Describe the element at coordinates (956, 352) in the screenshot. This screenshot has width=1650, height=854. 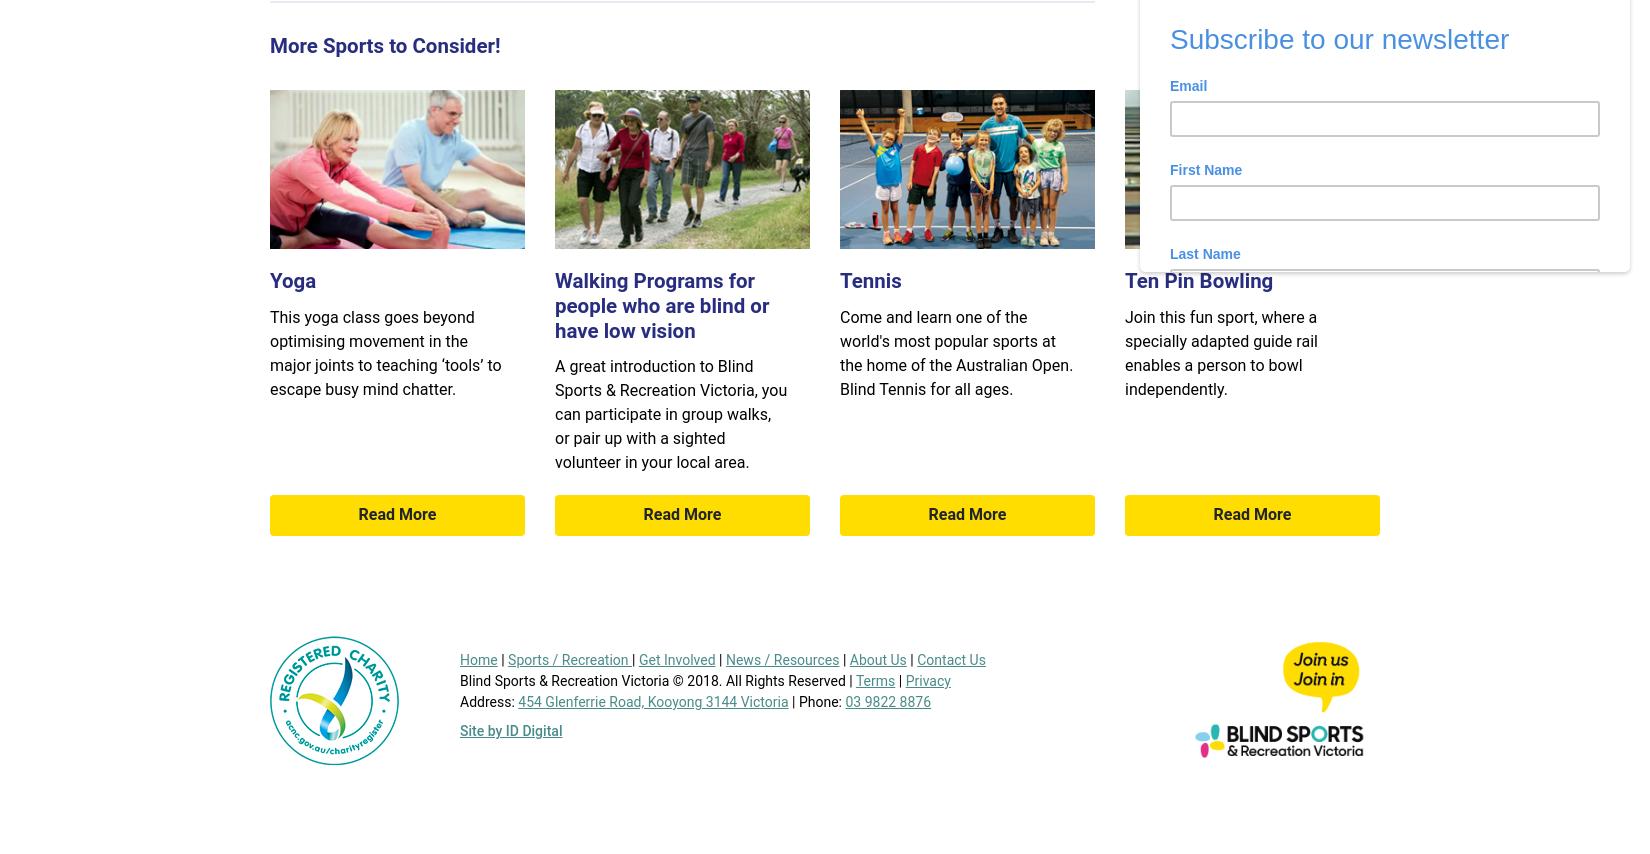
I see `'Come and learn one of the world's most popular sports at the home of the Australian Open. Blind Tennis for all ages.'` at that location.